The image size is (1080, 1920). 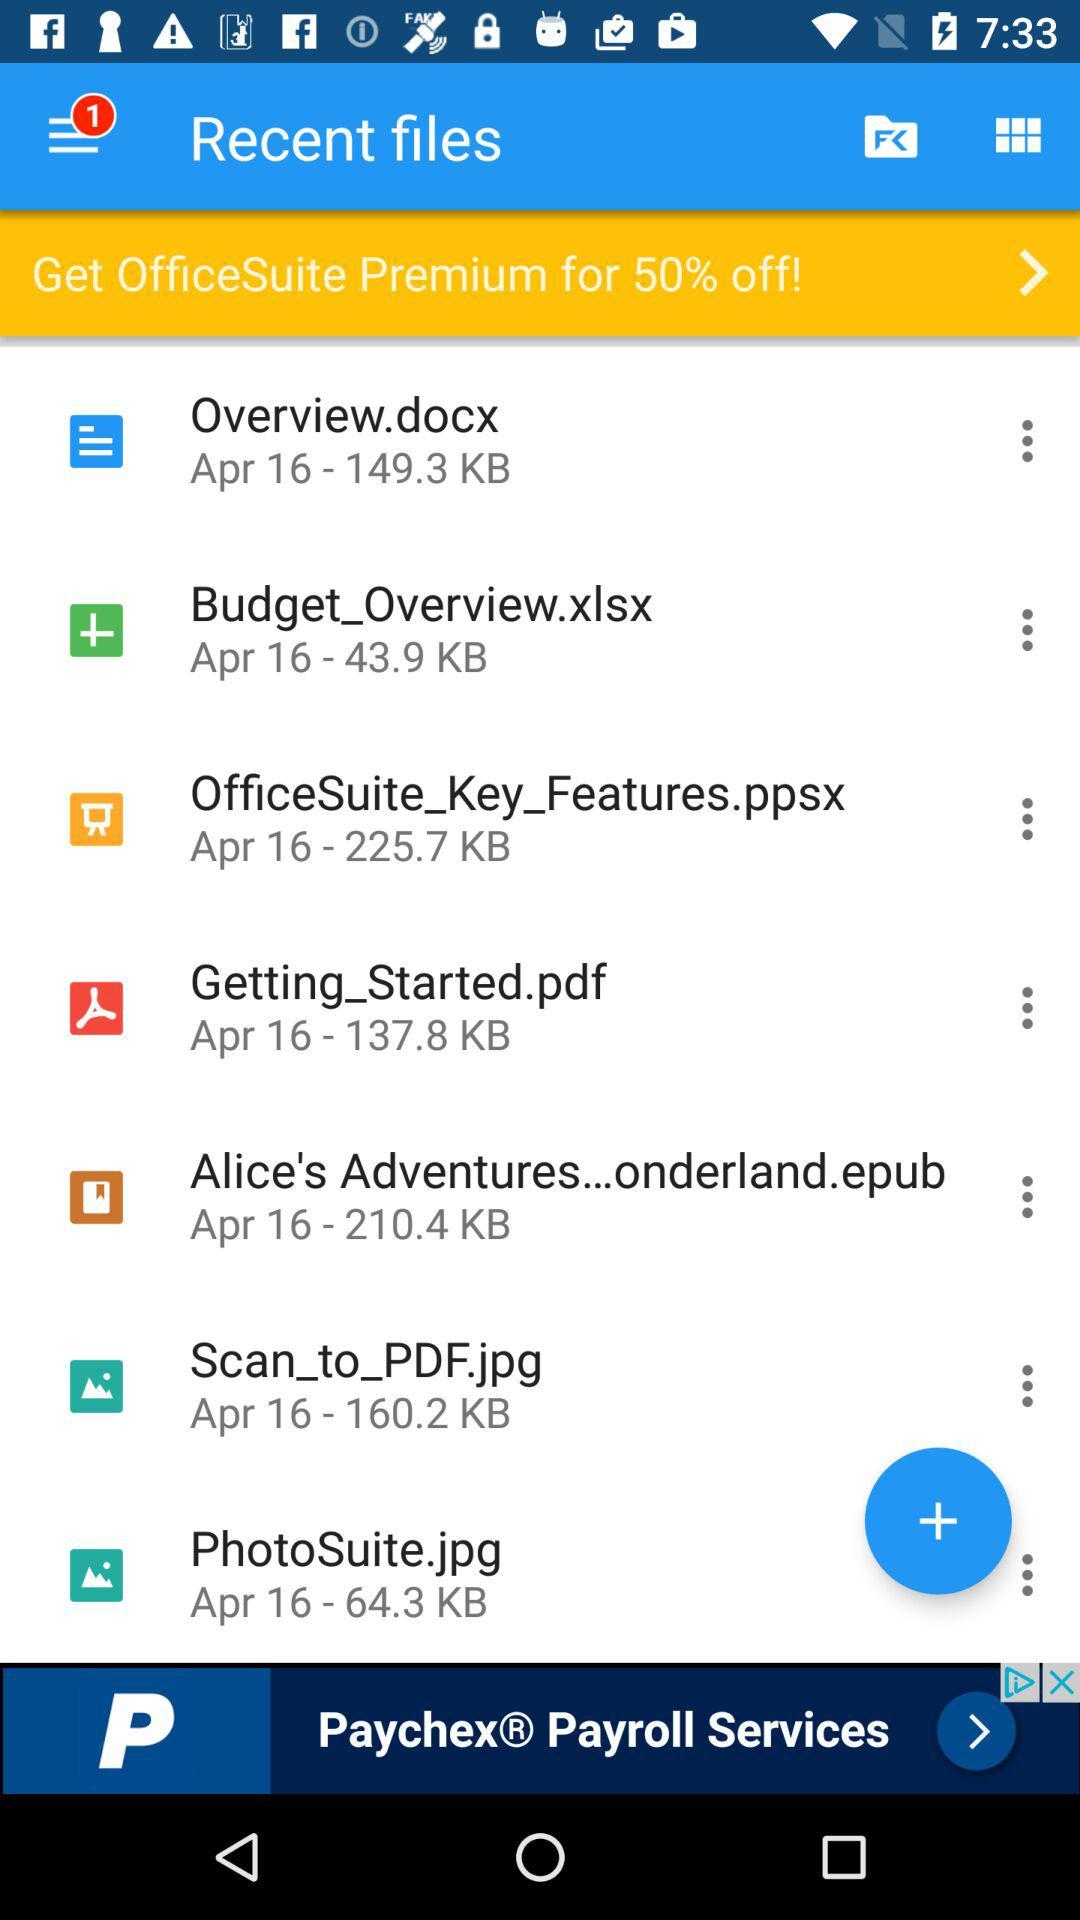 What do you see at coordinates (1027, 628) in the screenshot?
I see `budget overview` at bounding box center [1027, 628].